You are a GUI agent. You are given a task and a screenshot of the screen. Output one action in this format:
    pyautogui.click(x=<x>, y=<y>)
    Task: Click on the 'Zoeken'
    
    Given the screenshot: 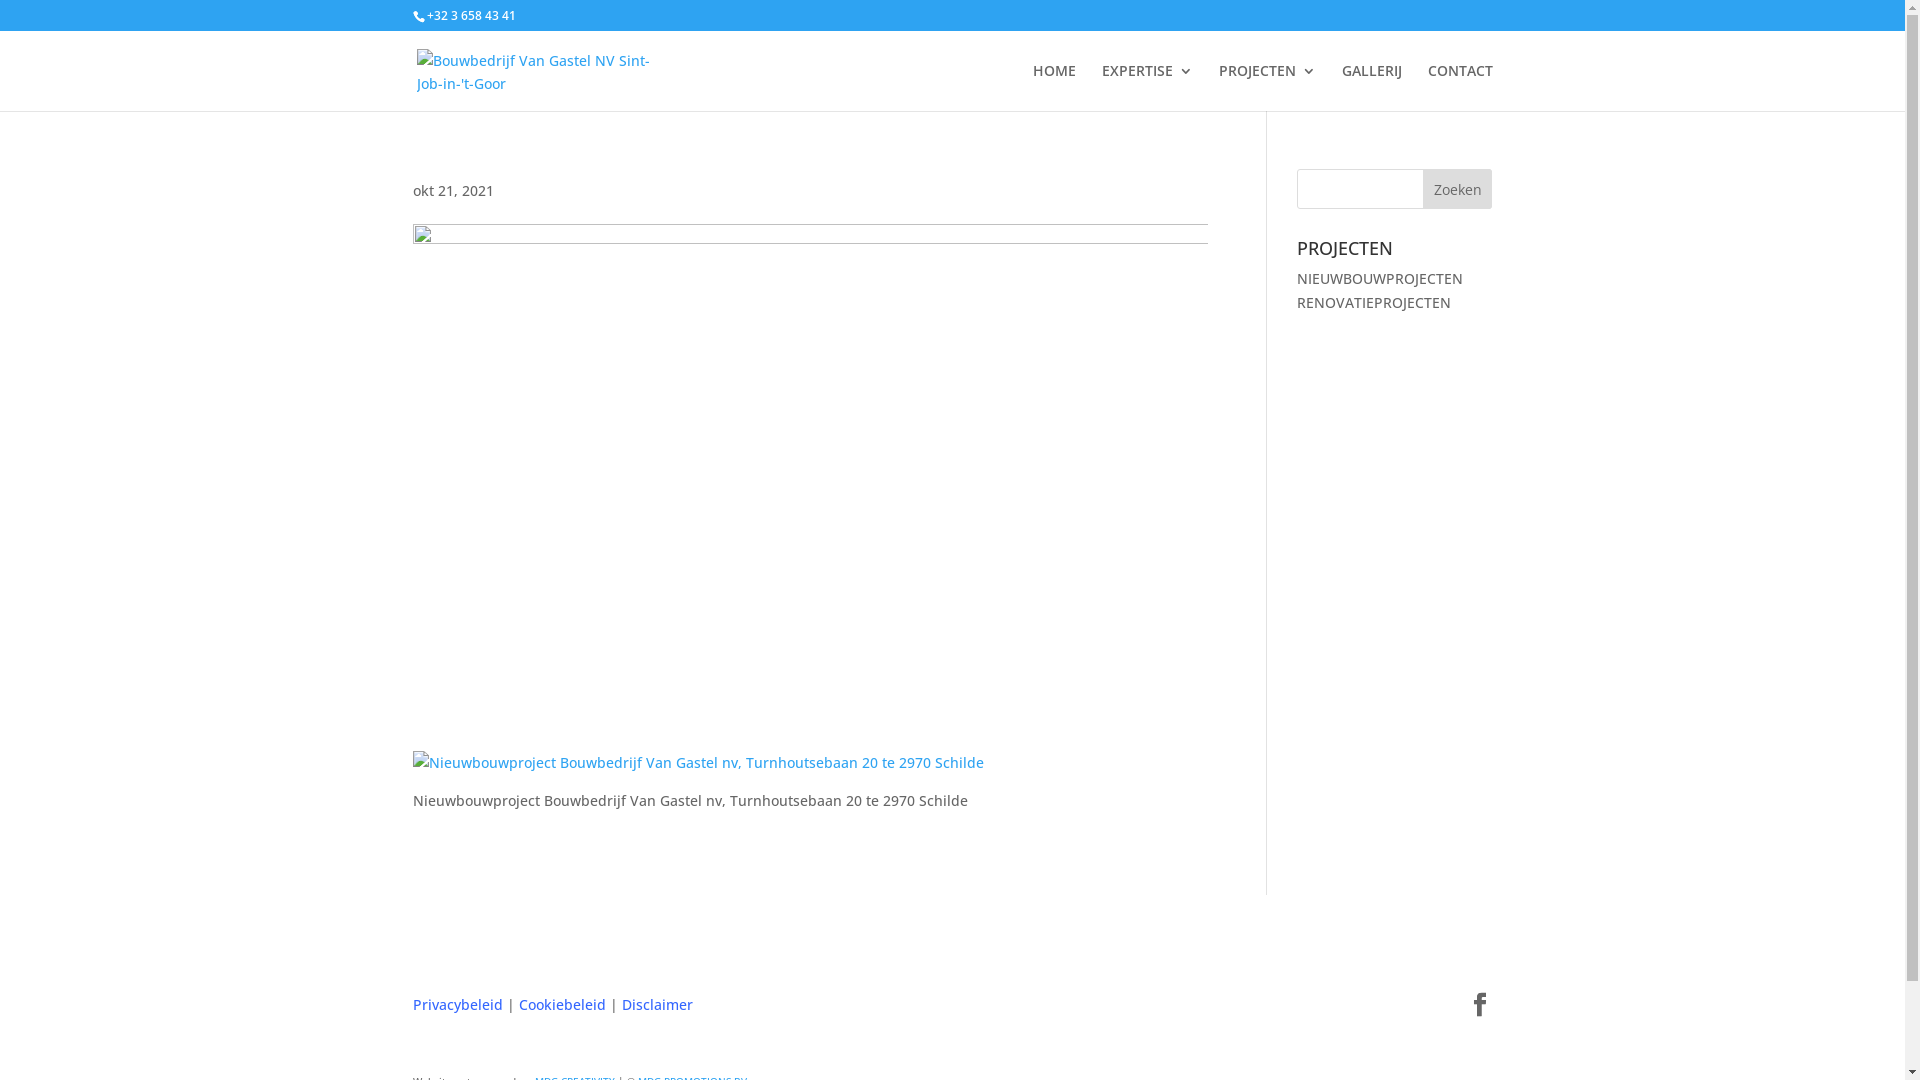 What is the action you would take?
    pyautogui.click(x=1421, y=189)
    